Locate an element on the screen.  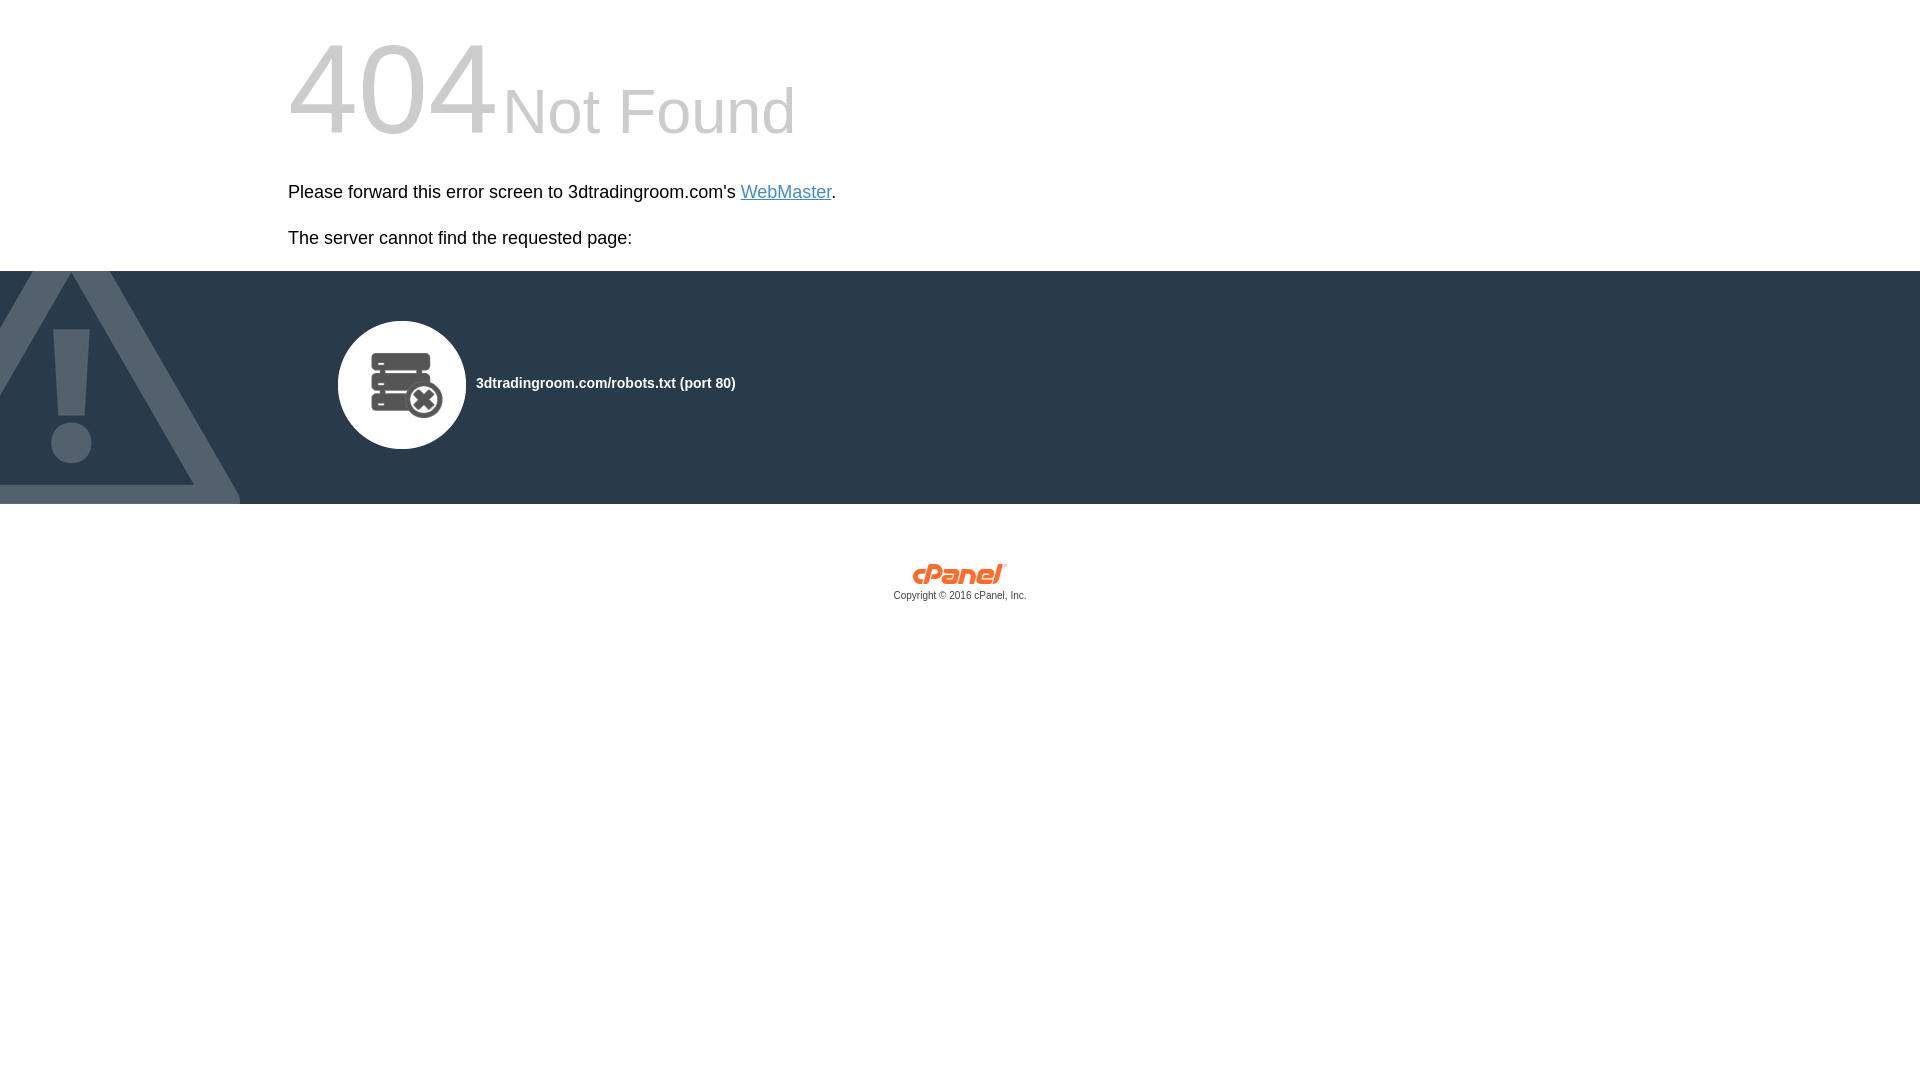
'WebMaster' is located at coordinates (785, 192).